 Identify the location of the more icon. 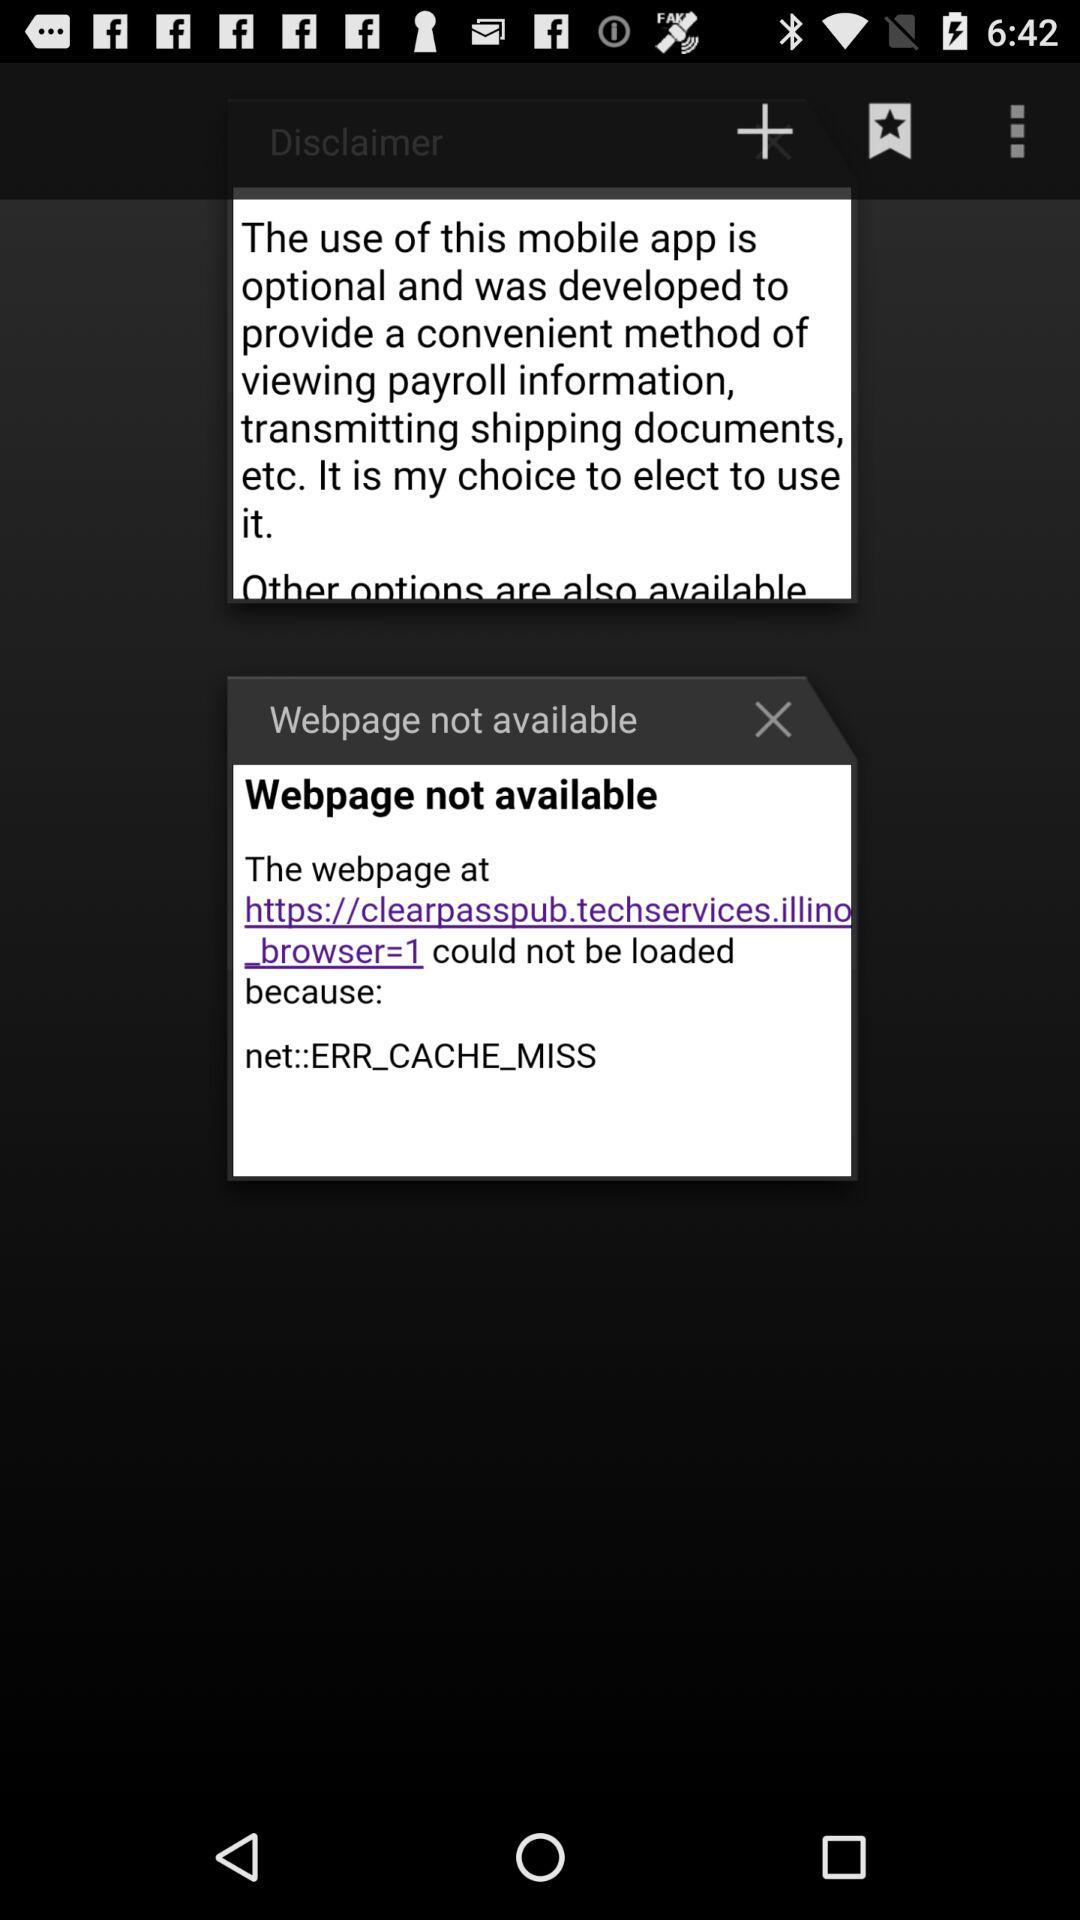
(1017, 139).